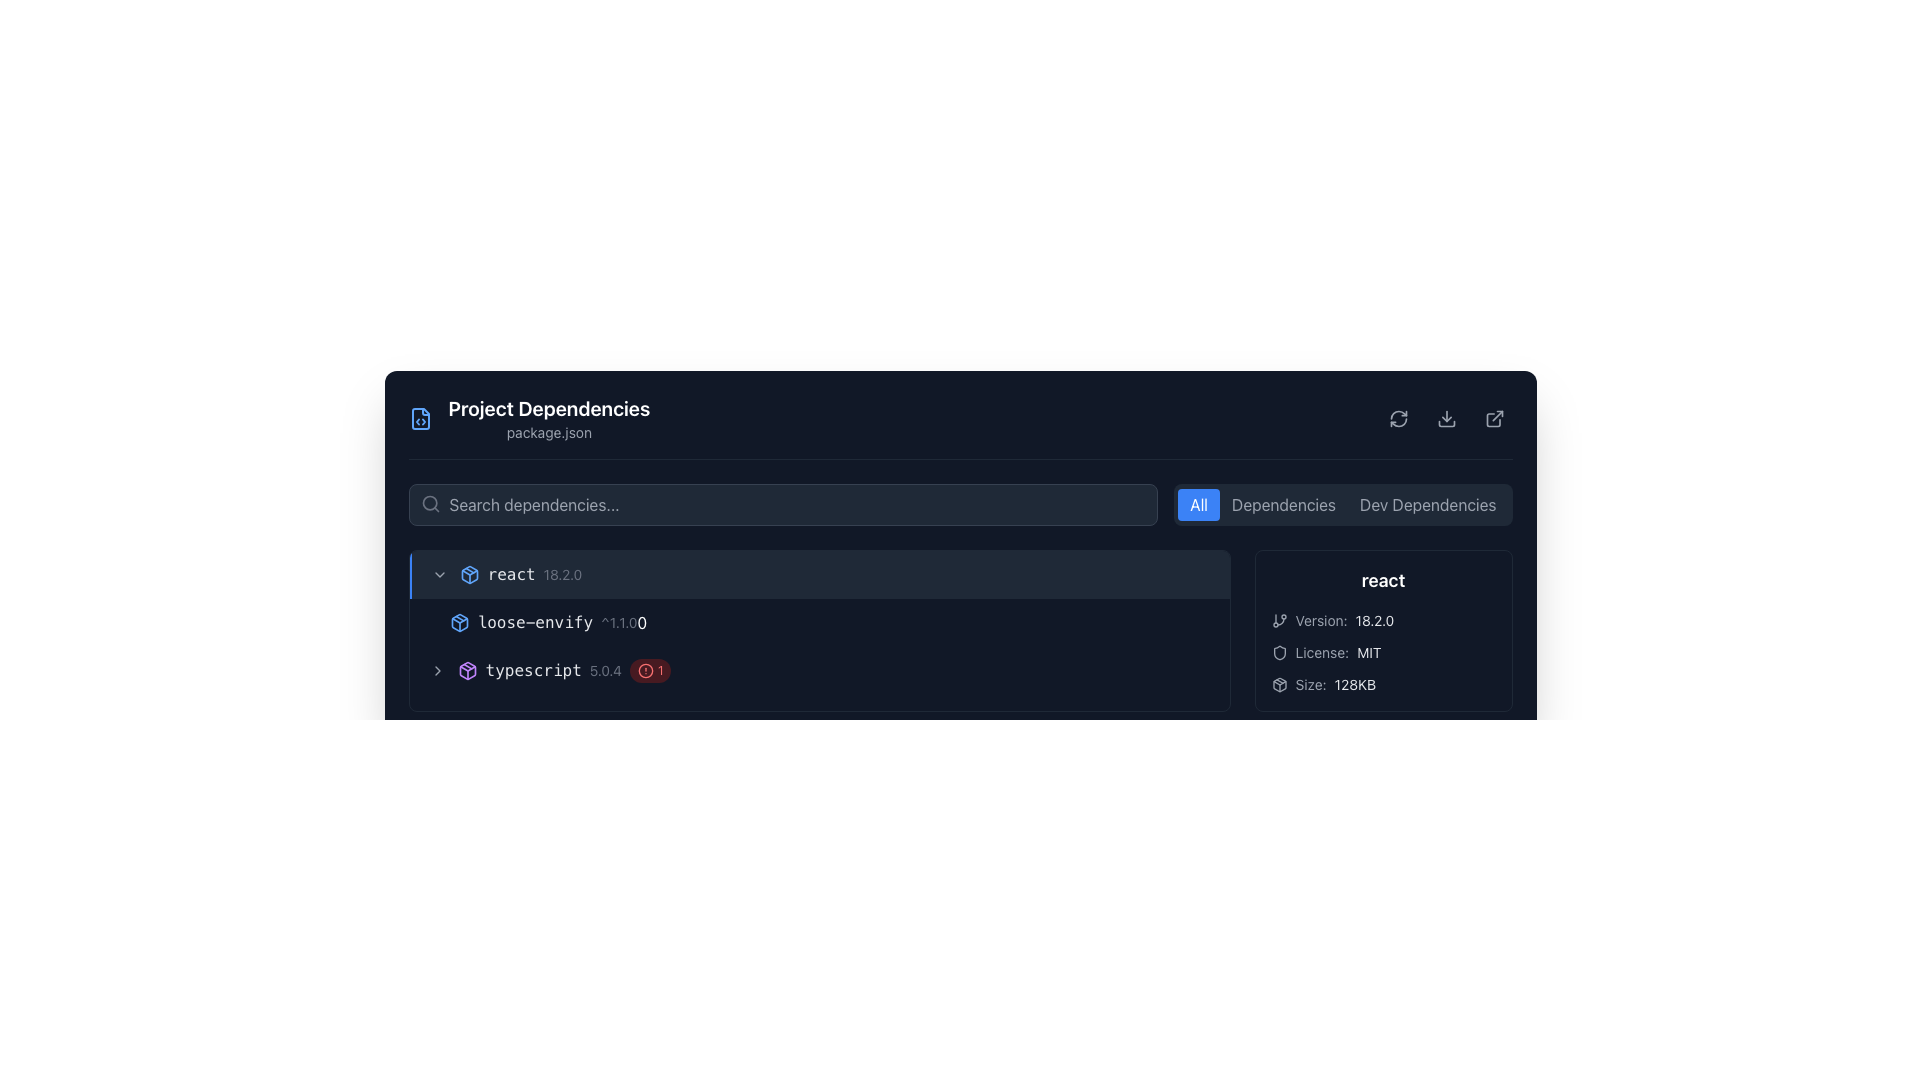 This screenshot has width=1920, height=1080. Describe the element at coordinates (1397, 414) in the screenshot. I see `the curved line forming part of the refresh icon, which is styled with a thin stroke and no fill color, located in the top-right corner of the interface` at that location.